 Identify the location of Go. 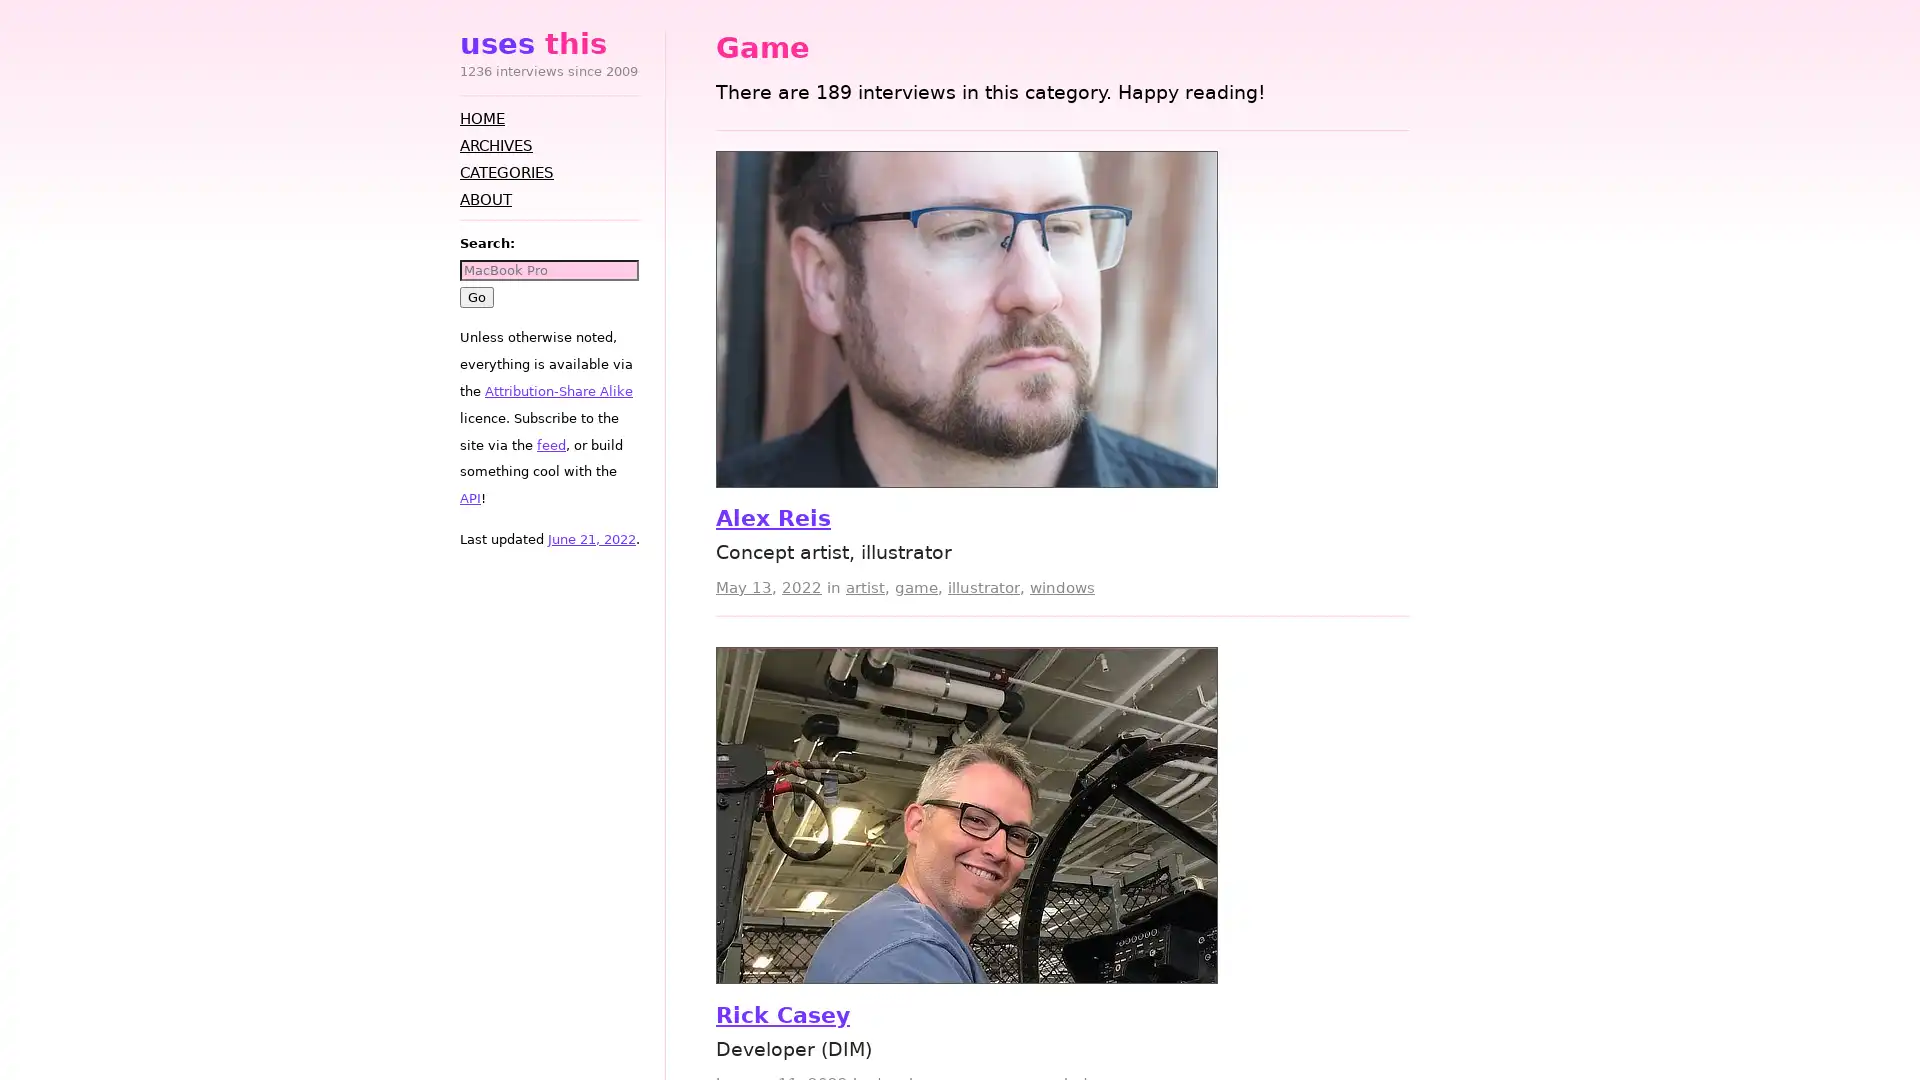
(475, 296).